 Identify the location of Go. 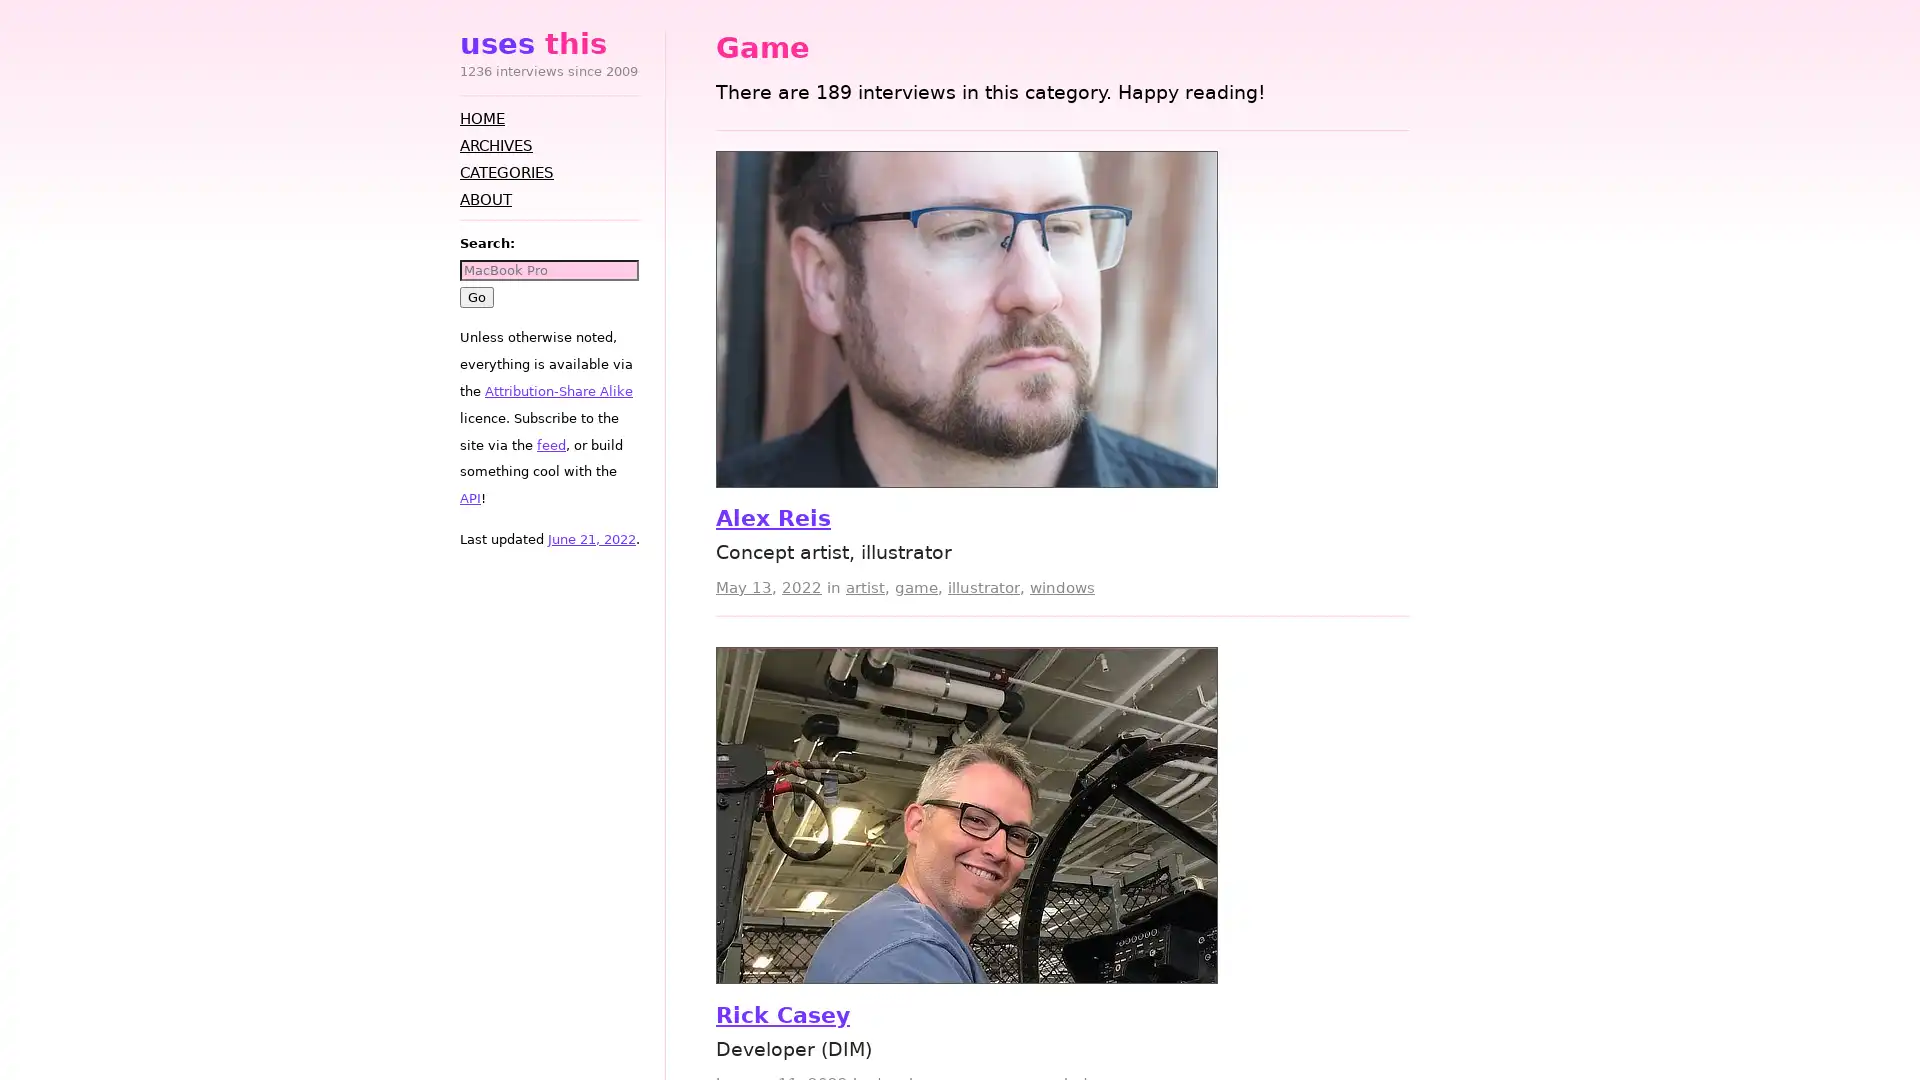
(475, 296).